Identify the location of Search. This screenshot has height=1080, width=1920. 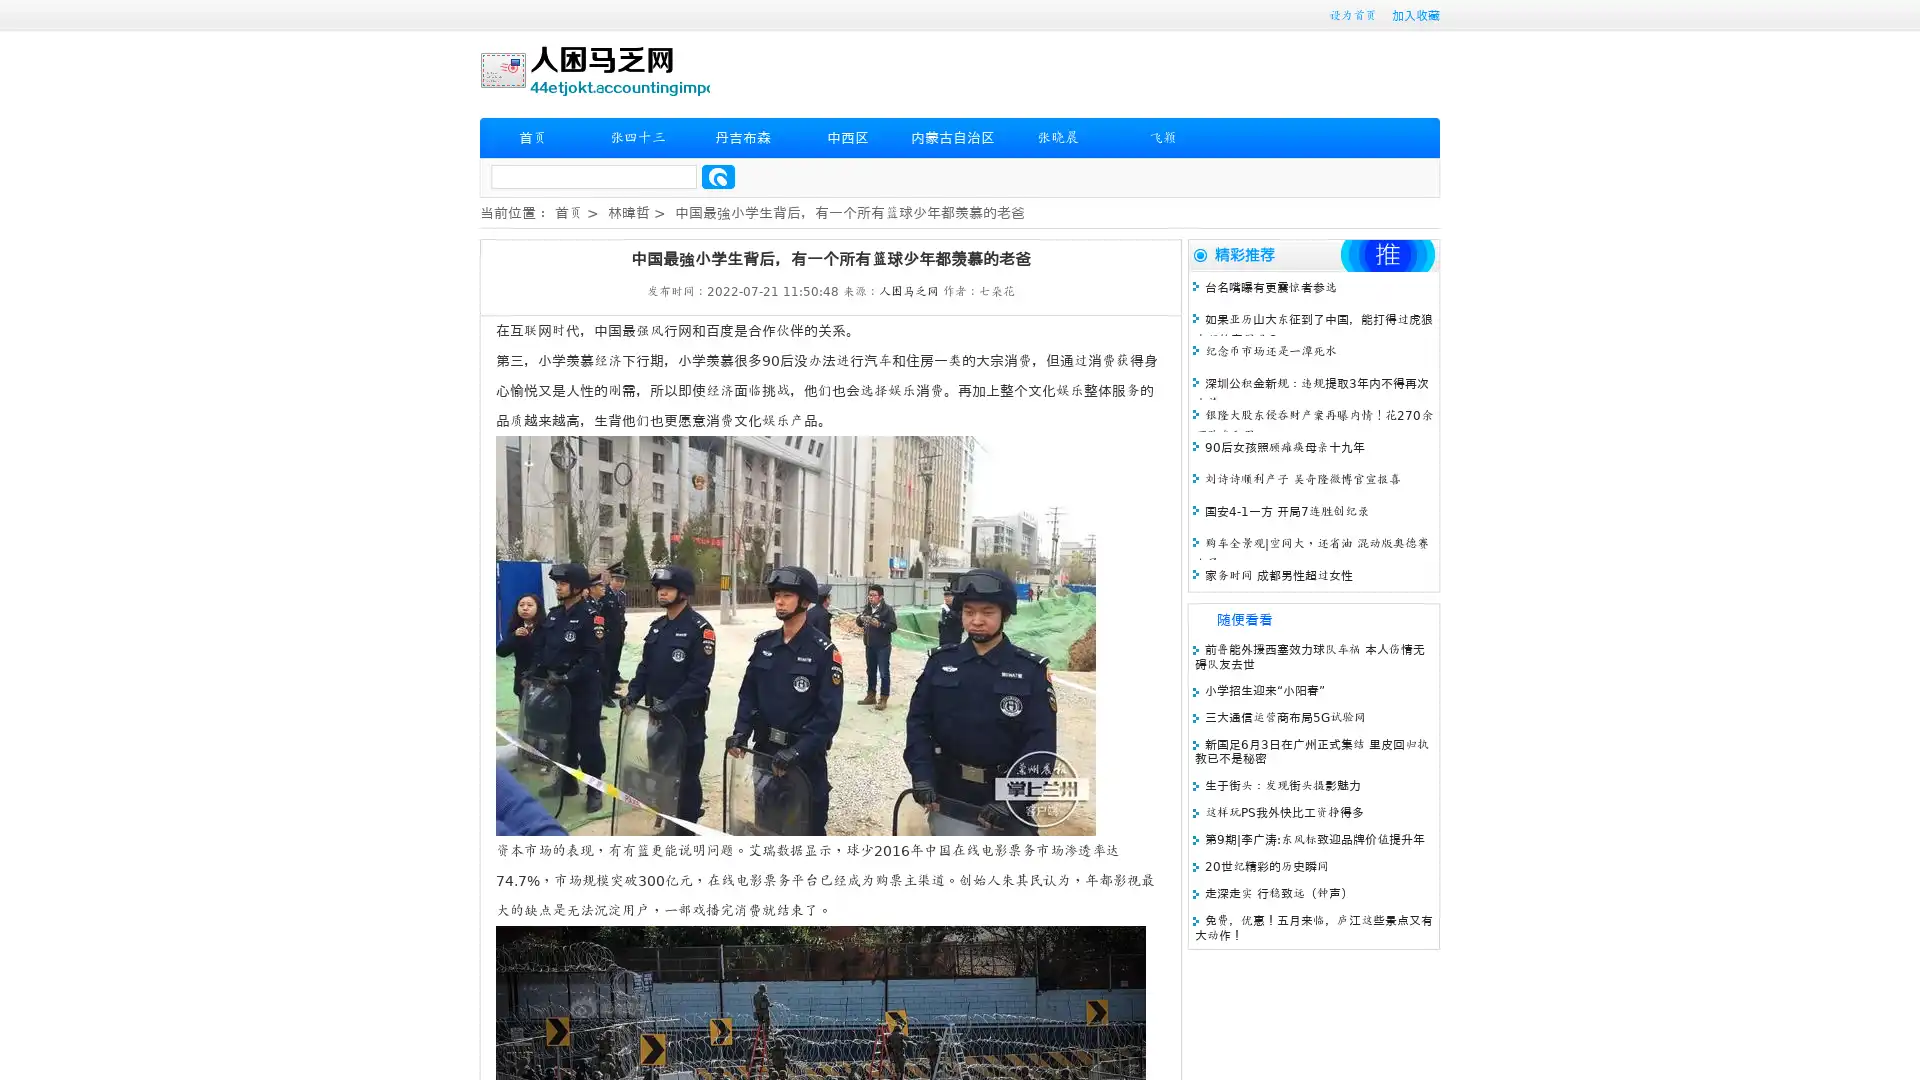
(718, 176).